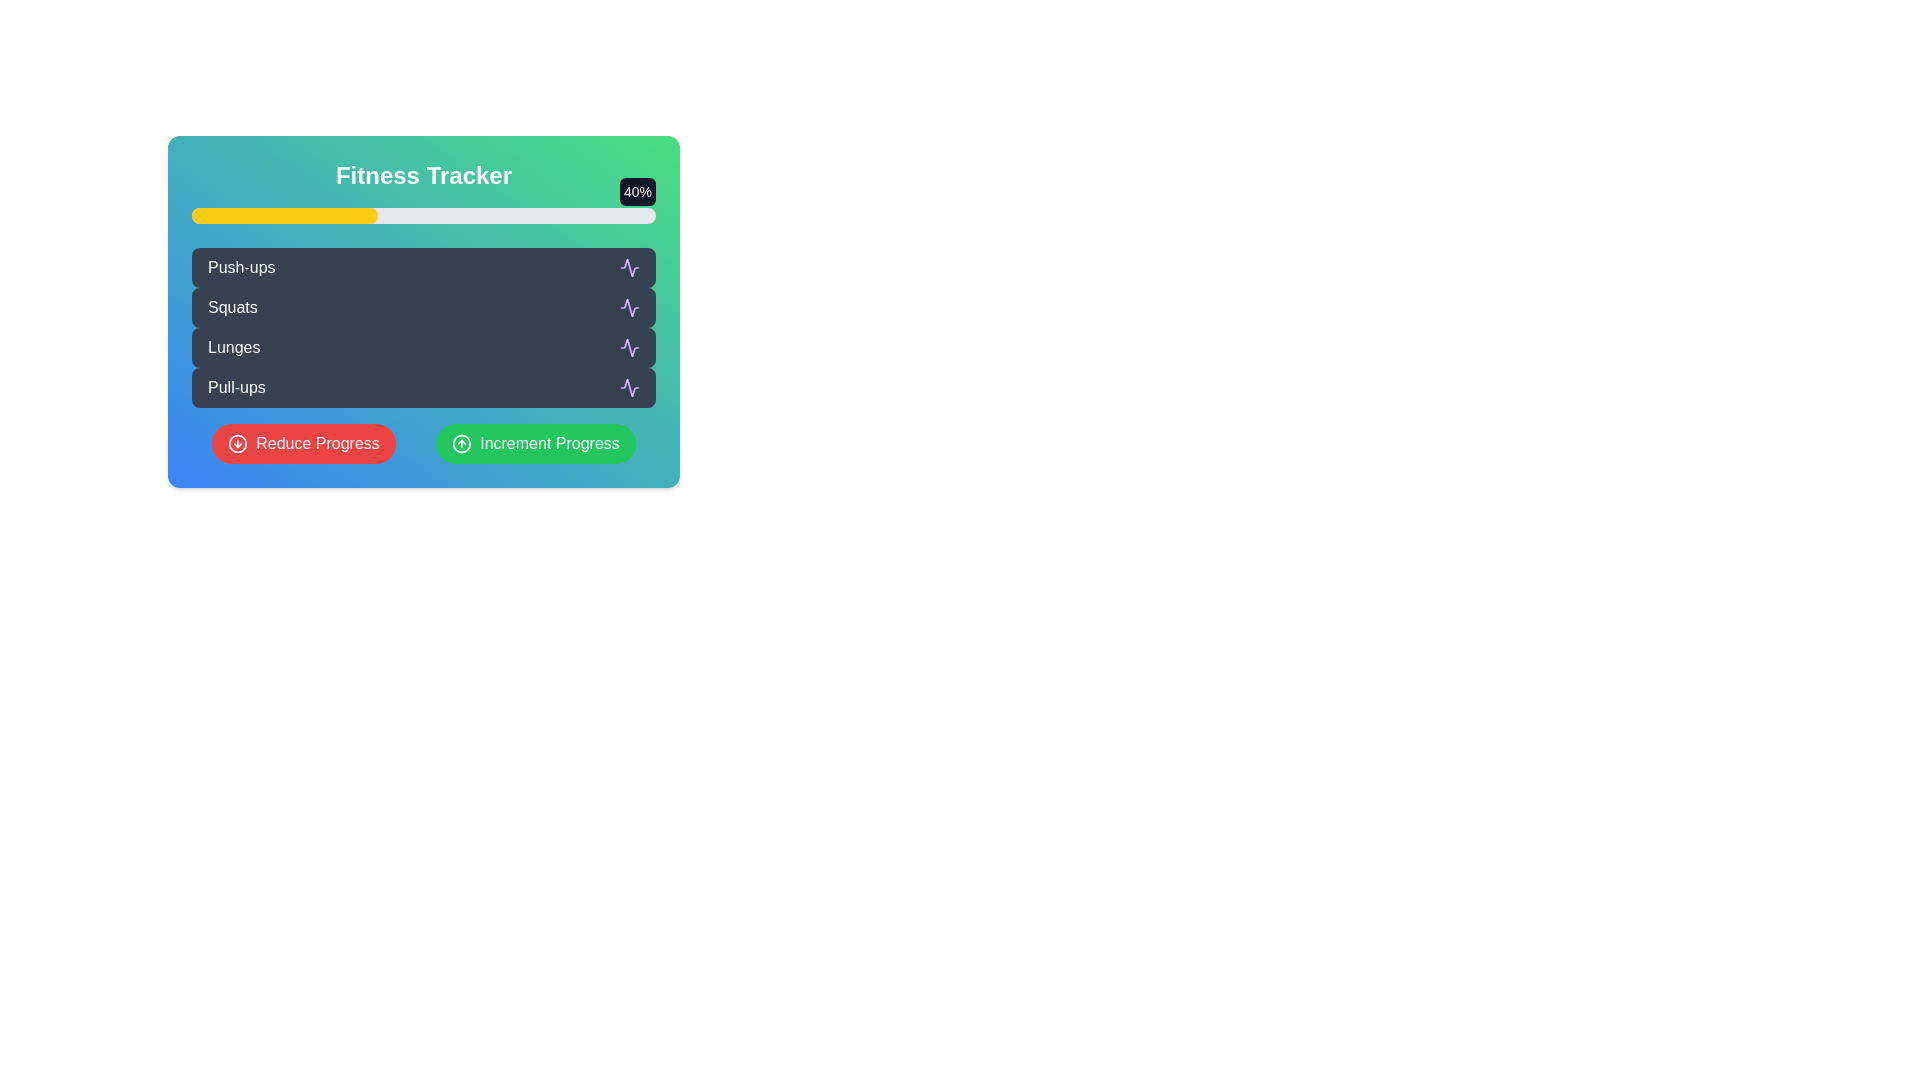  Describe the element at coordinates (422, 442) in the screenshot. I see `the button group containing the 'Reduce Progress' (red) and 'Increment Progress' (green) buttons` at that location.